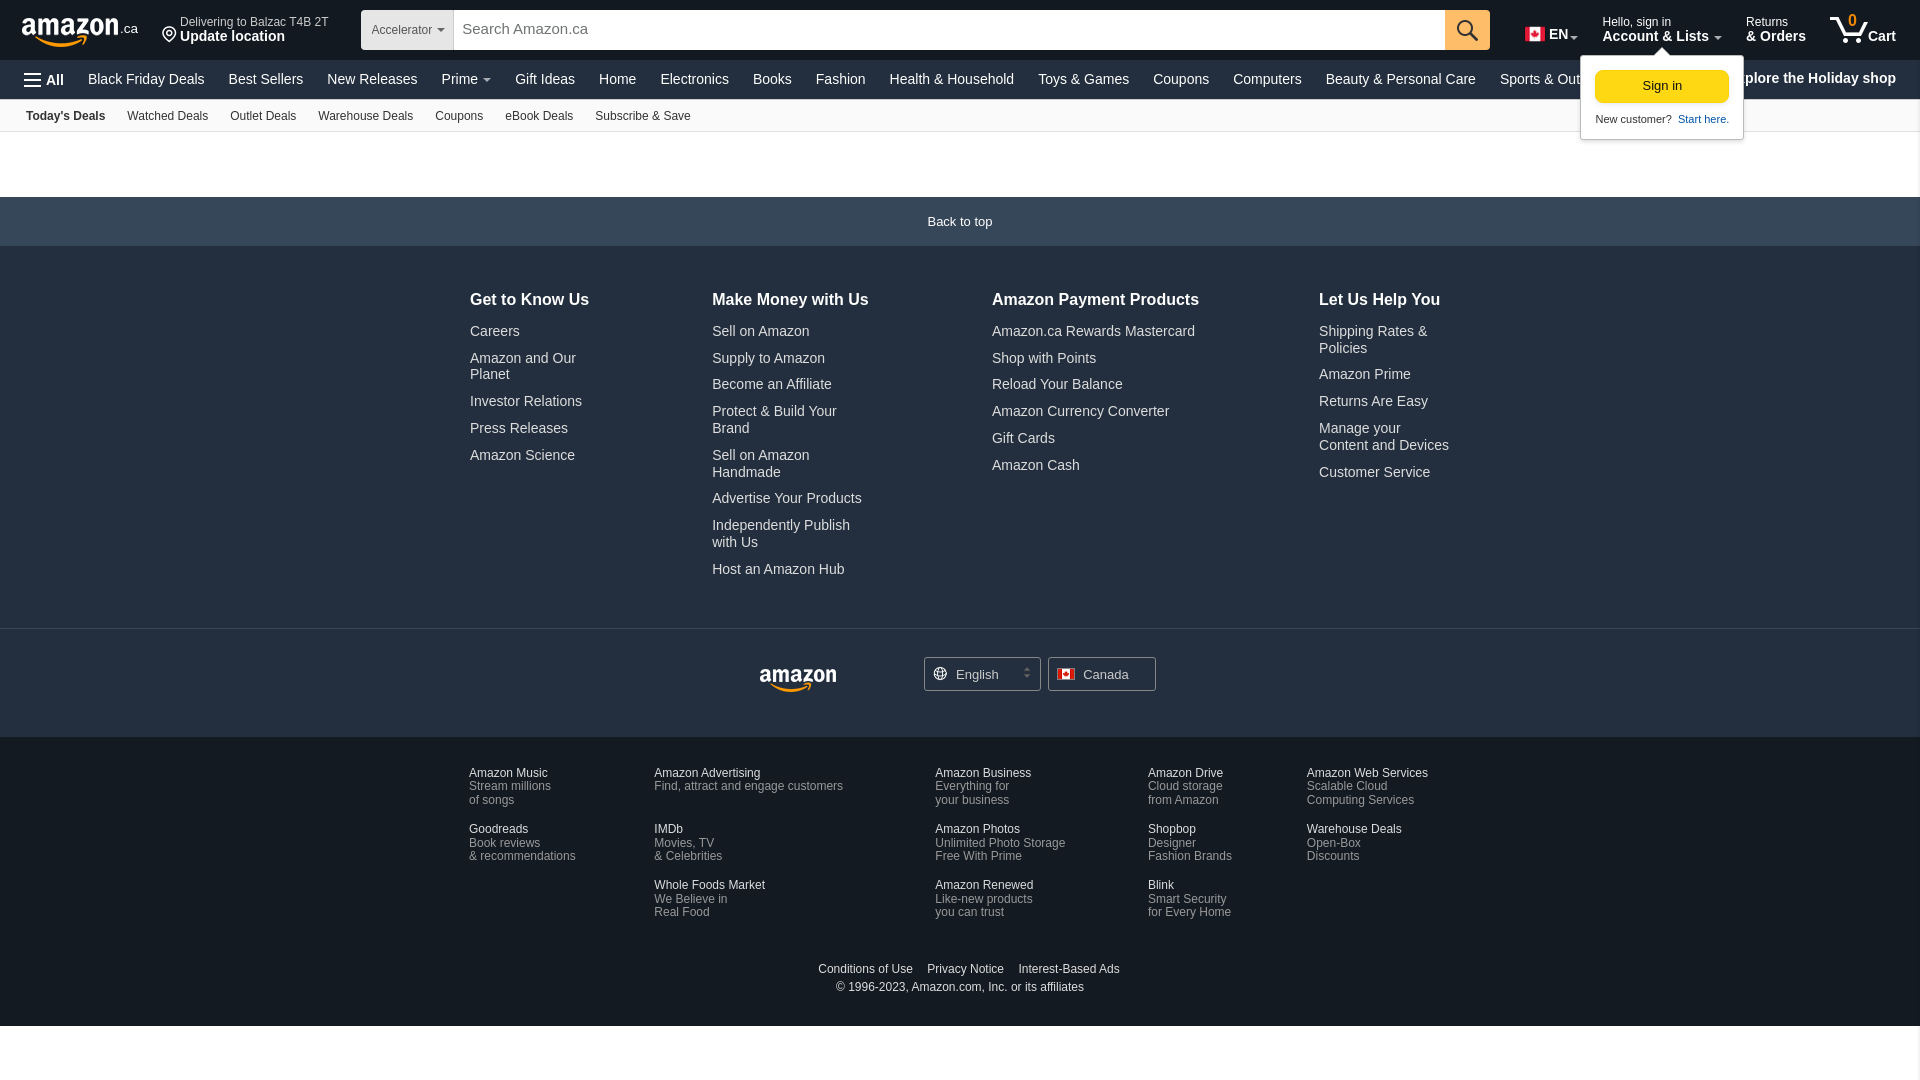 This screenshot has width=1920, height=1080. What do you see at coordinates (711, 357) in the screenshot?
I see `'Supply to Amazon'` at bounding box center [711, 357].